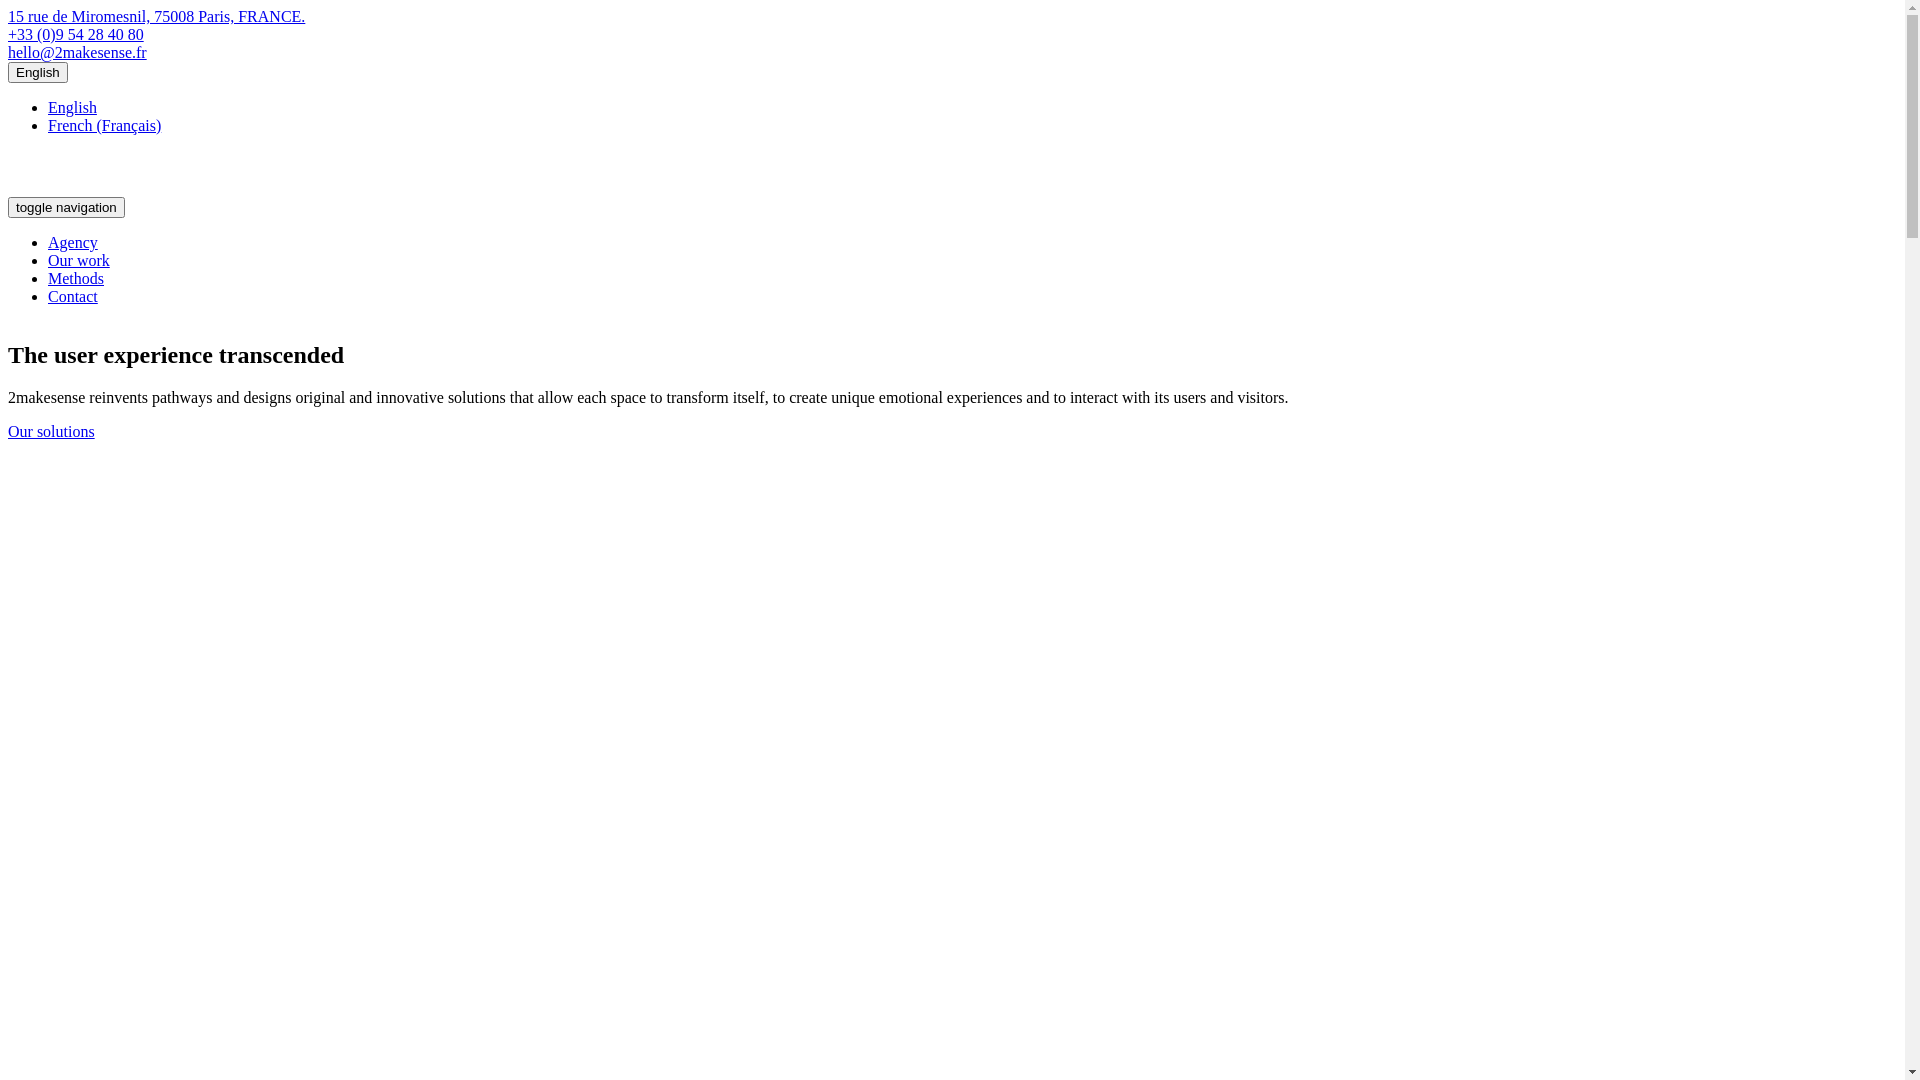 The image size is (1920, 1080). Describe the element at coordinates (48, 259) in the screenshot. I see `'Our work'` at that location.